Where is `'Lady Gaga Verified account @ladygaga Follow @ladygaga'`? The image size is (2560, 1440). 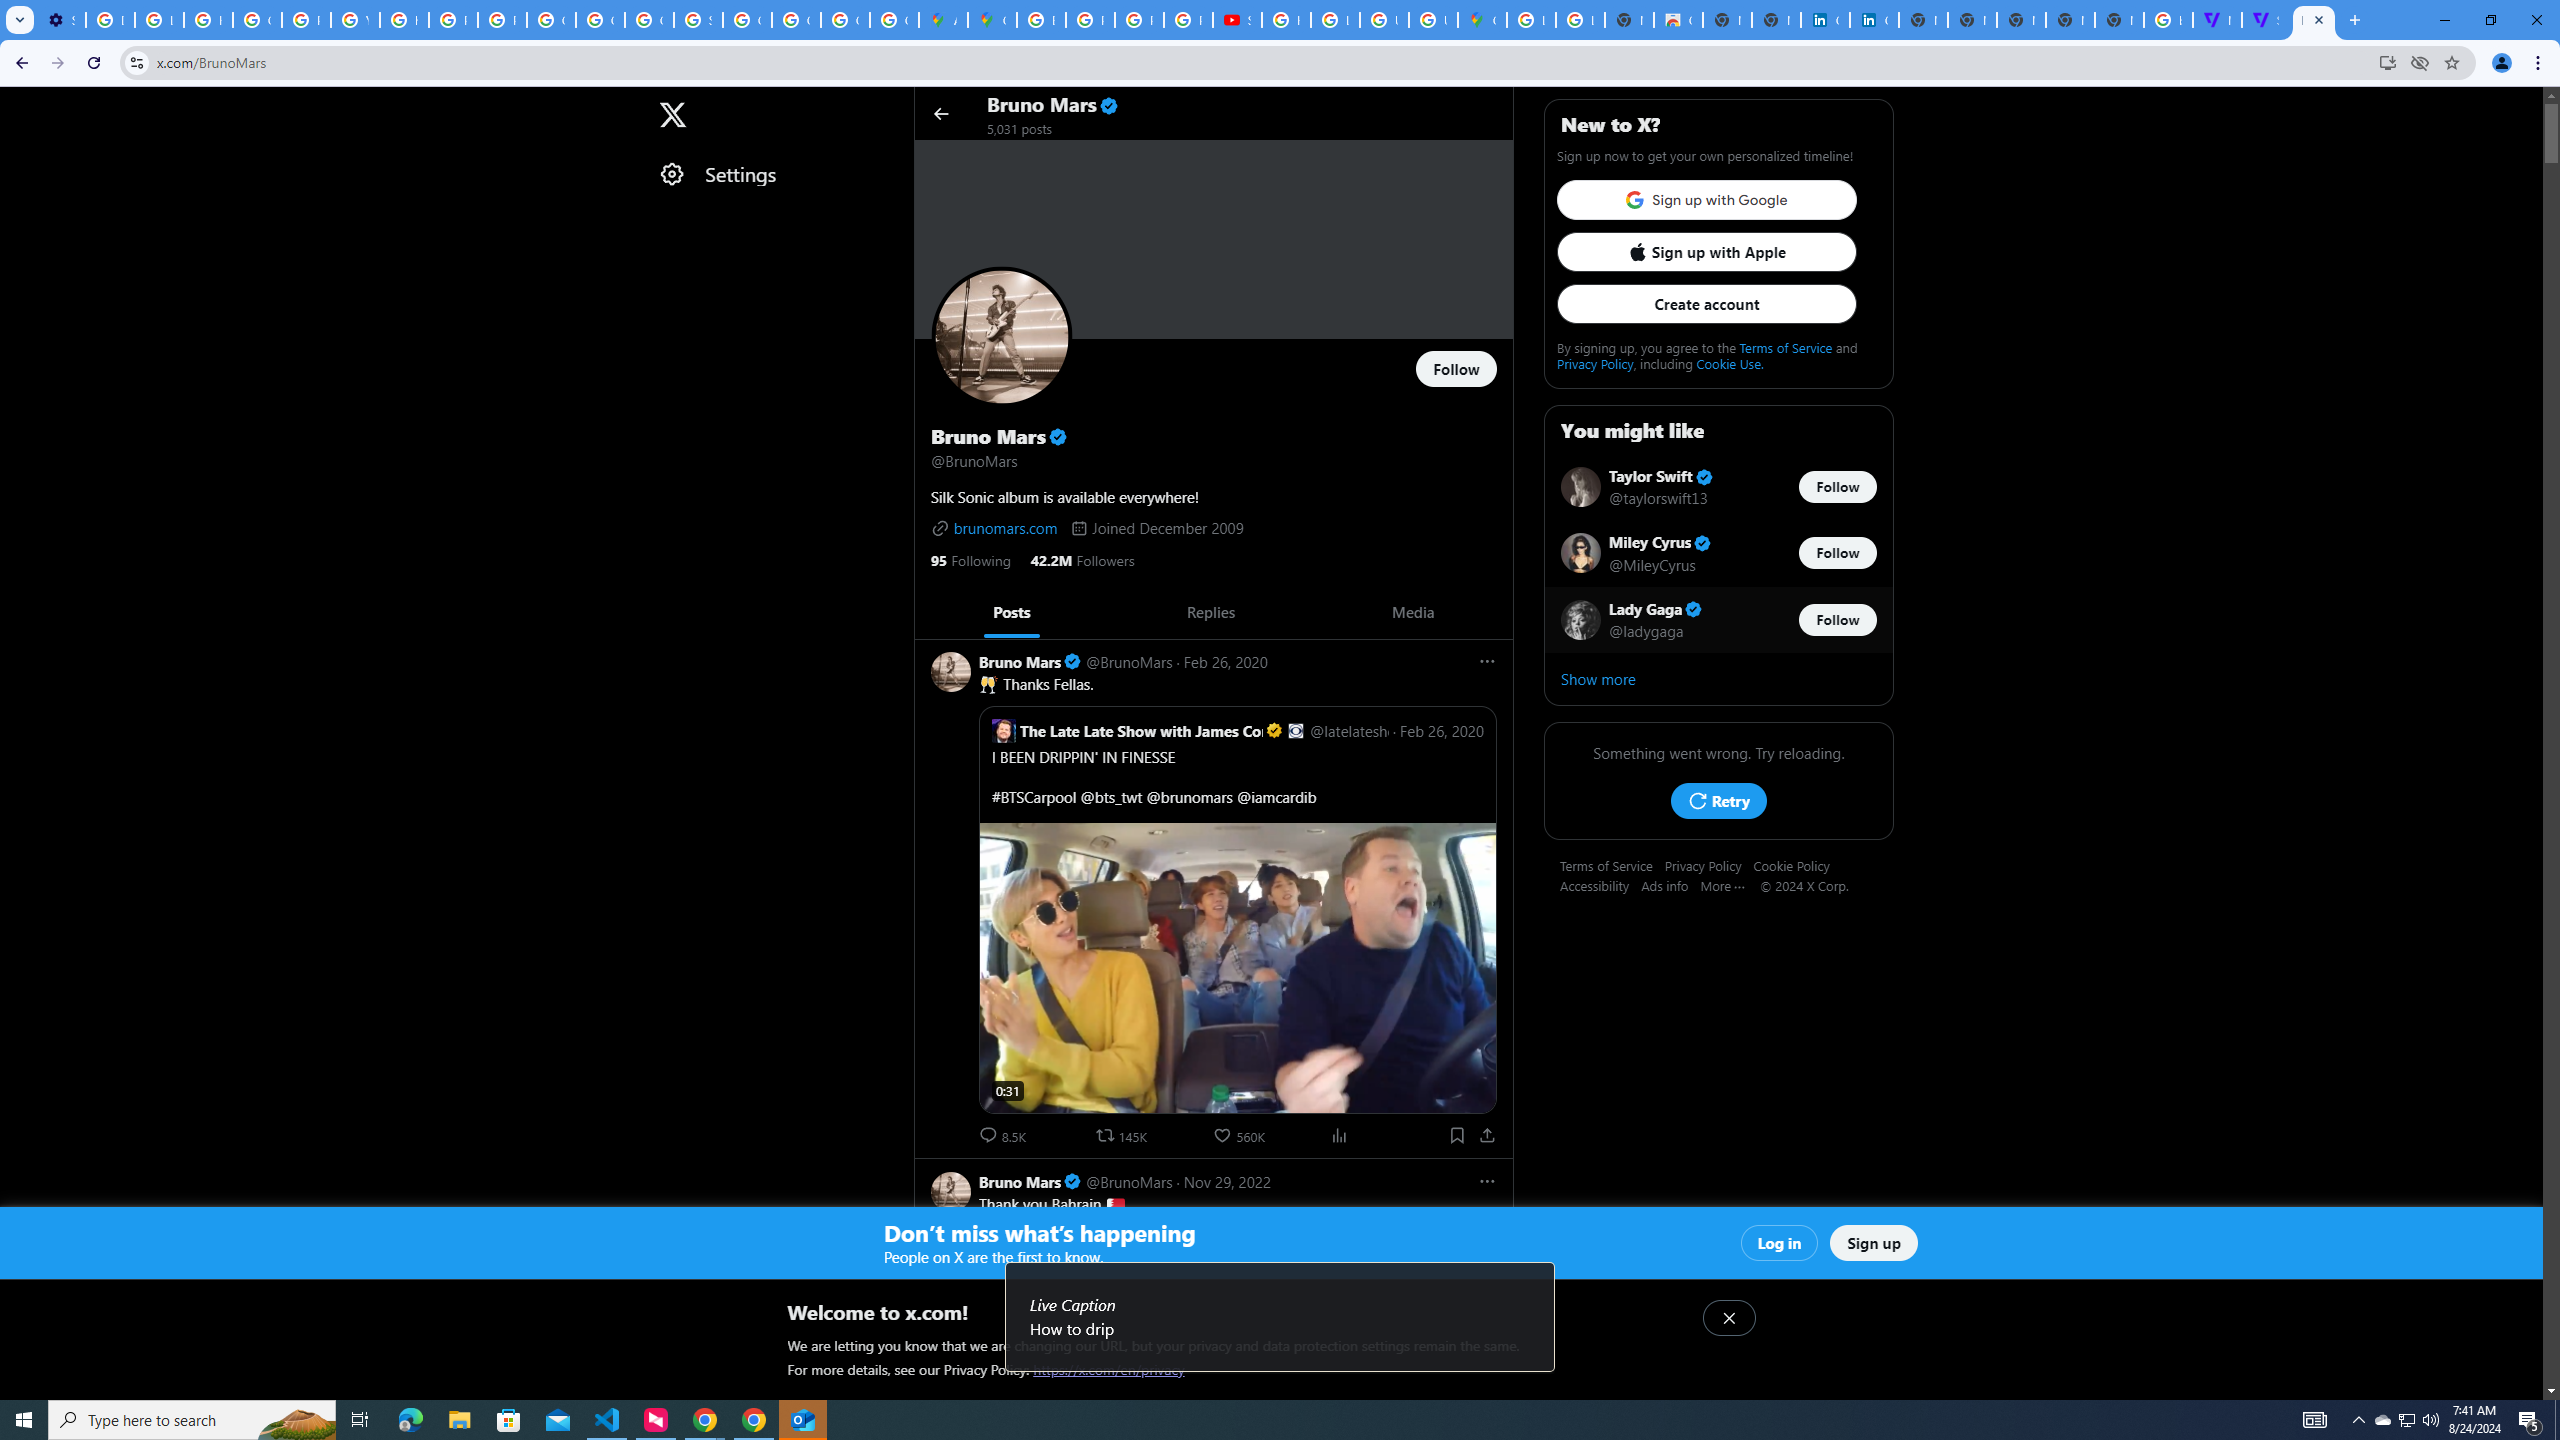
'Lady Gaga Verified account @ladygaga Follow @ladygaga' is located at coordinates (1719, 618).